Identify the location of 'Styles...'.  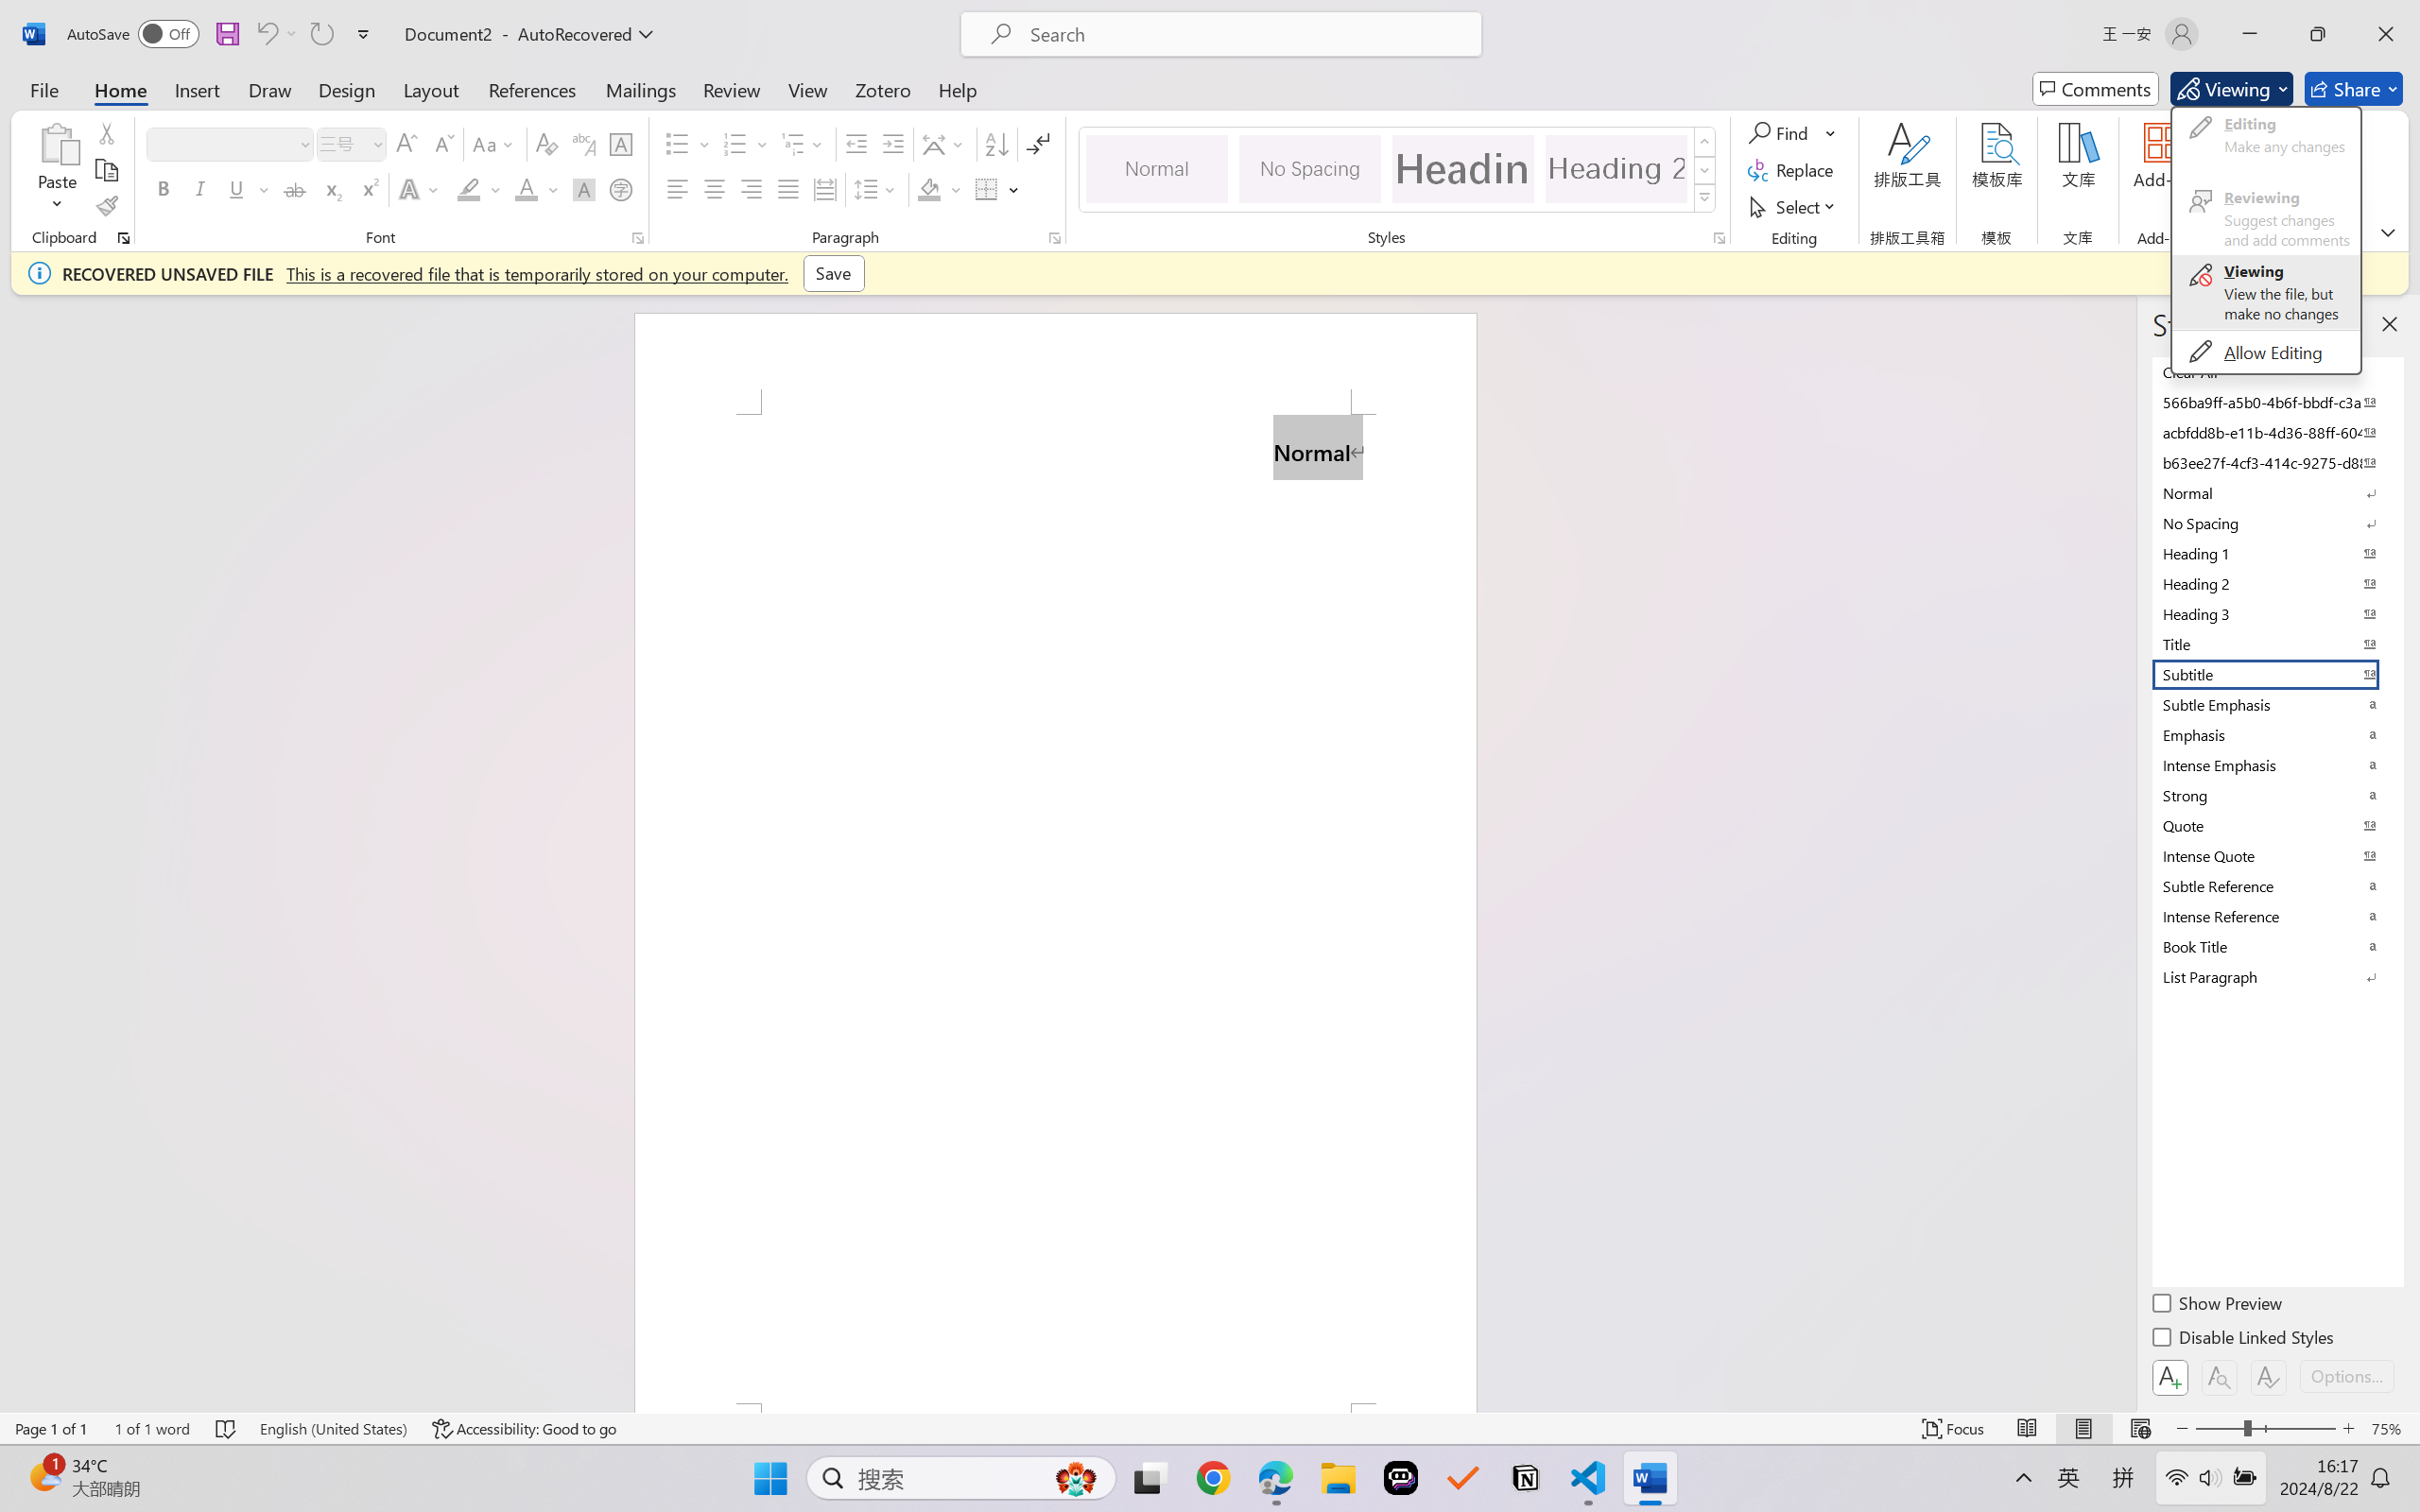
(1718, 237).